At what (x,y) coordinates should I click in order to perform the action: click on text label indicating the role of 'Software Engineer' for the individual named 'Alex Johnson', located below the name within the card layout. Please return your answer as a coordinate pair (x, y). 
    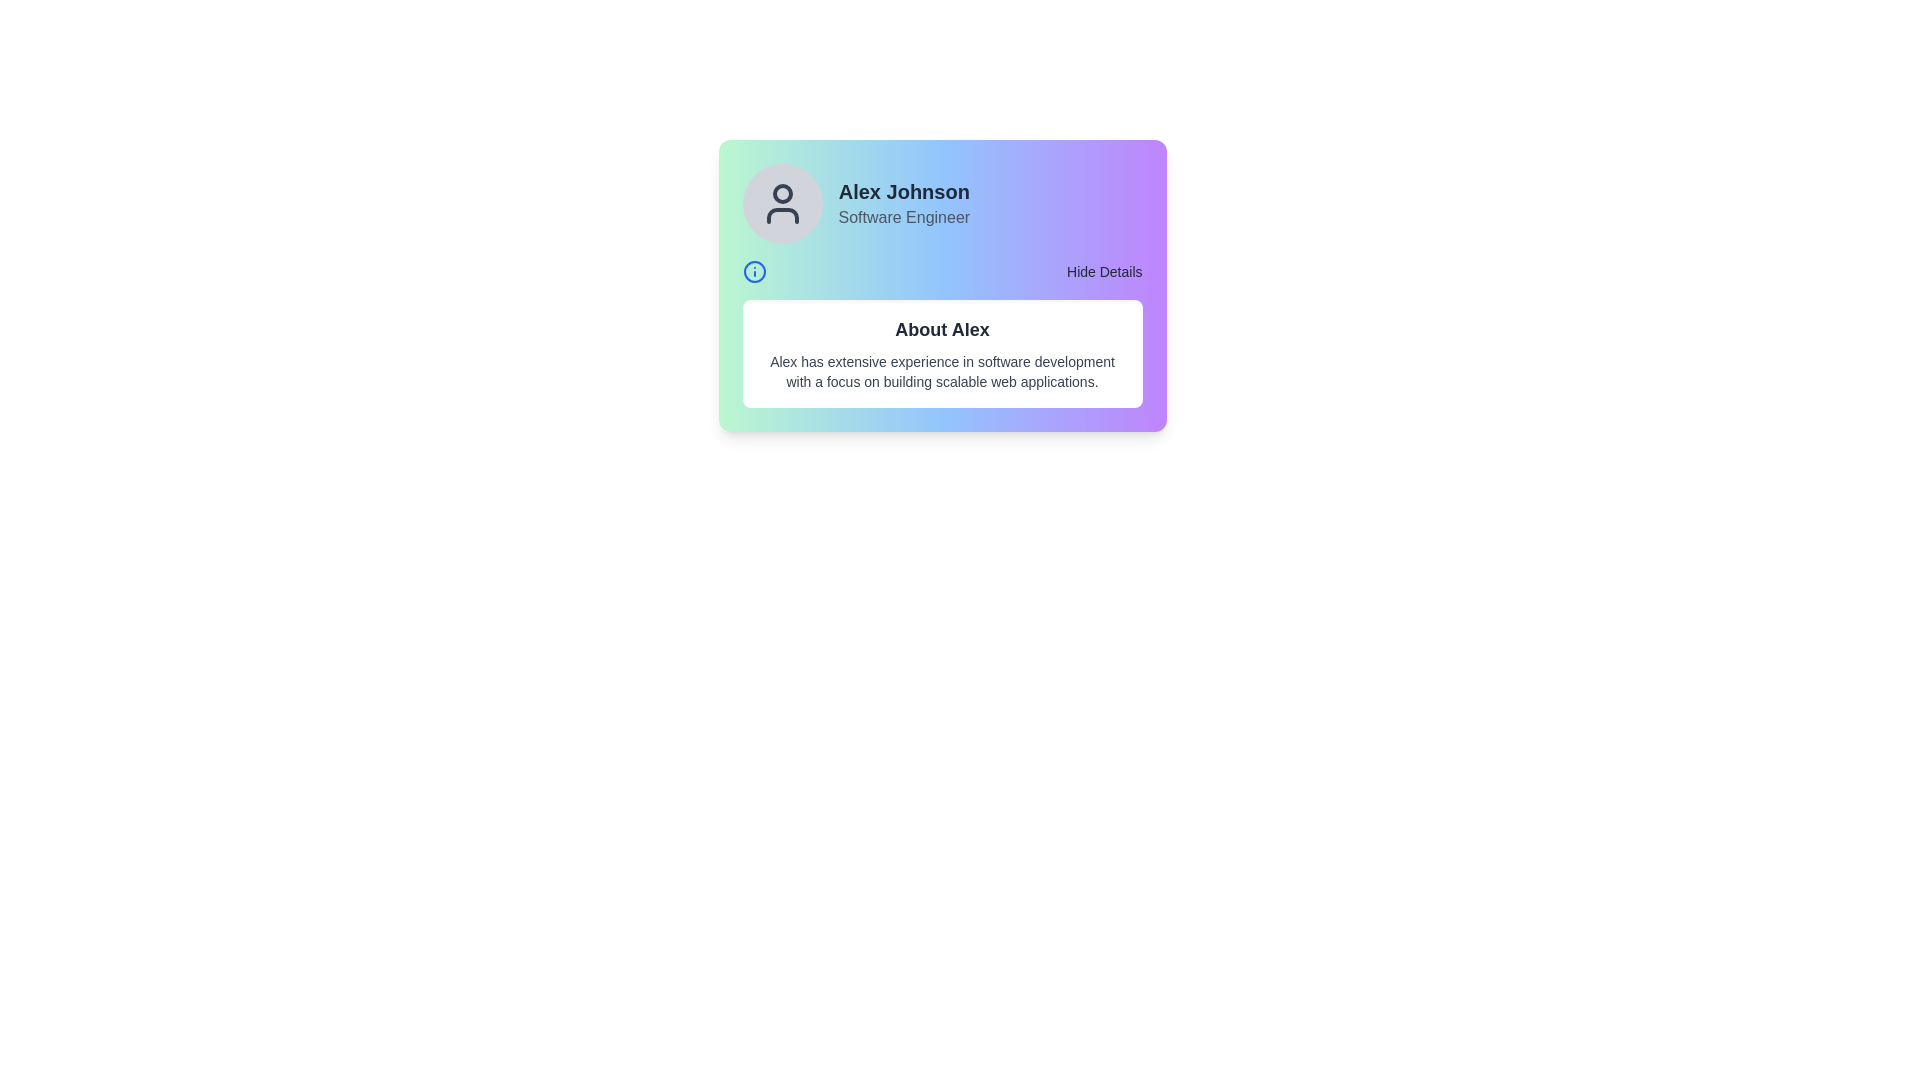
    Looking at the image, I should click on (903, 218).